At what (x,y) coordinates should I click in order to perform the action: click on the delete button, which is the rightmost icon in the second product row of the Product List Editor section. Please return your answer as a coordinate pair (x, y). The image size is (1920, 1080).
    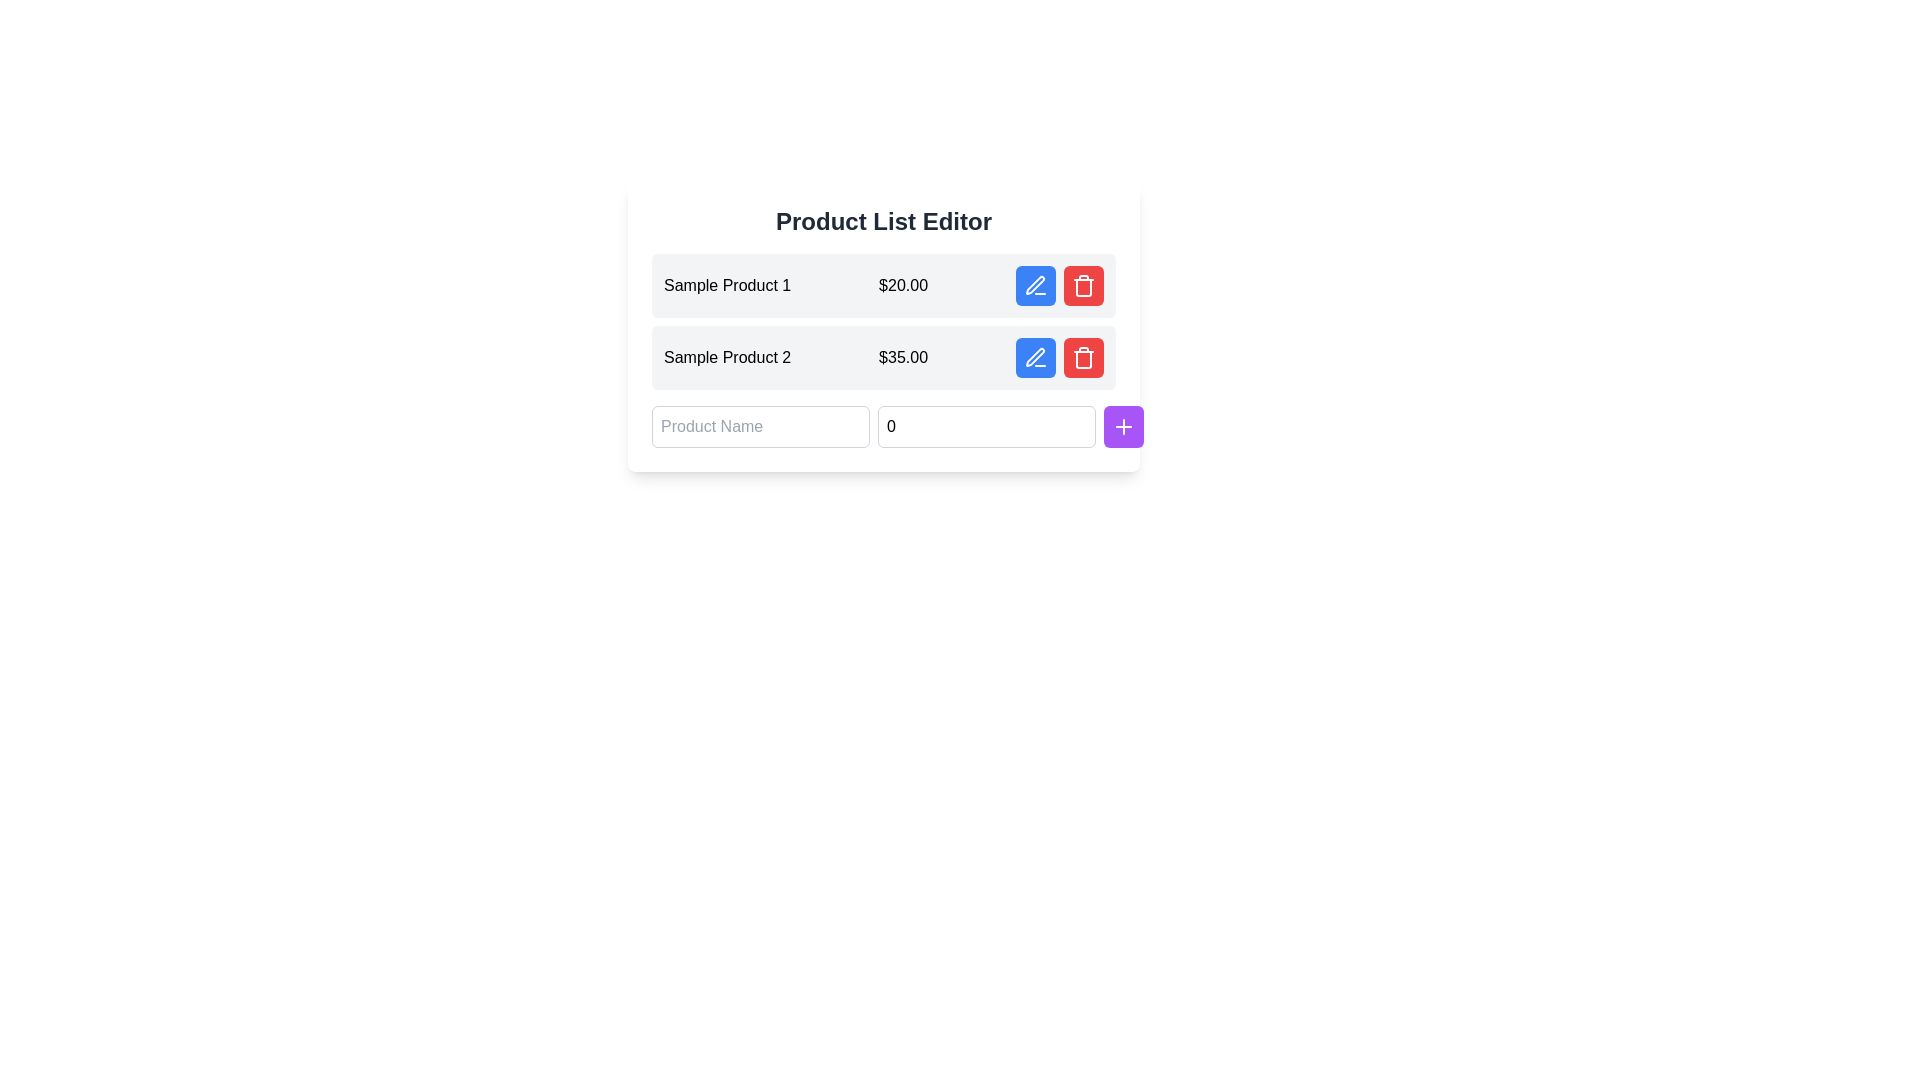
    Looking at the image, I should click on (1083, 357).